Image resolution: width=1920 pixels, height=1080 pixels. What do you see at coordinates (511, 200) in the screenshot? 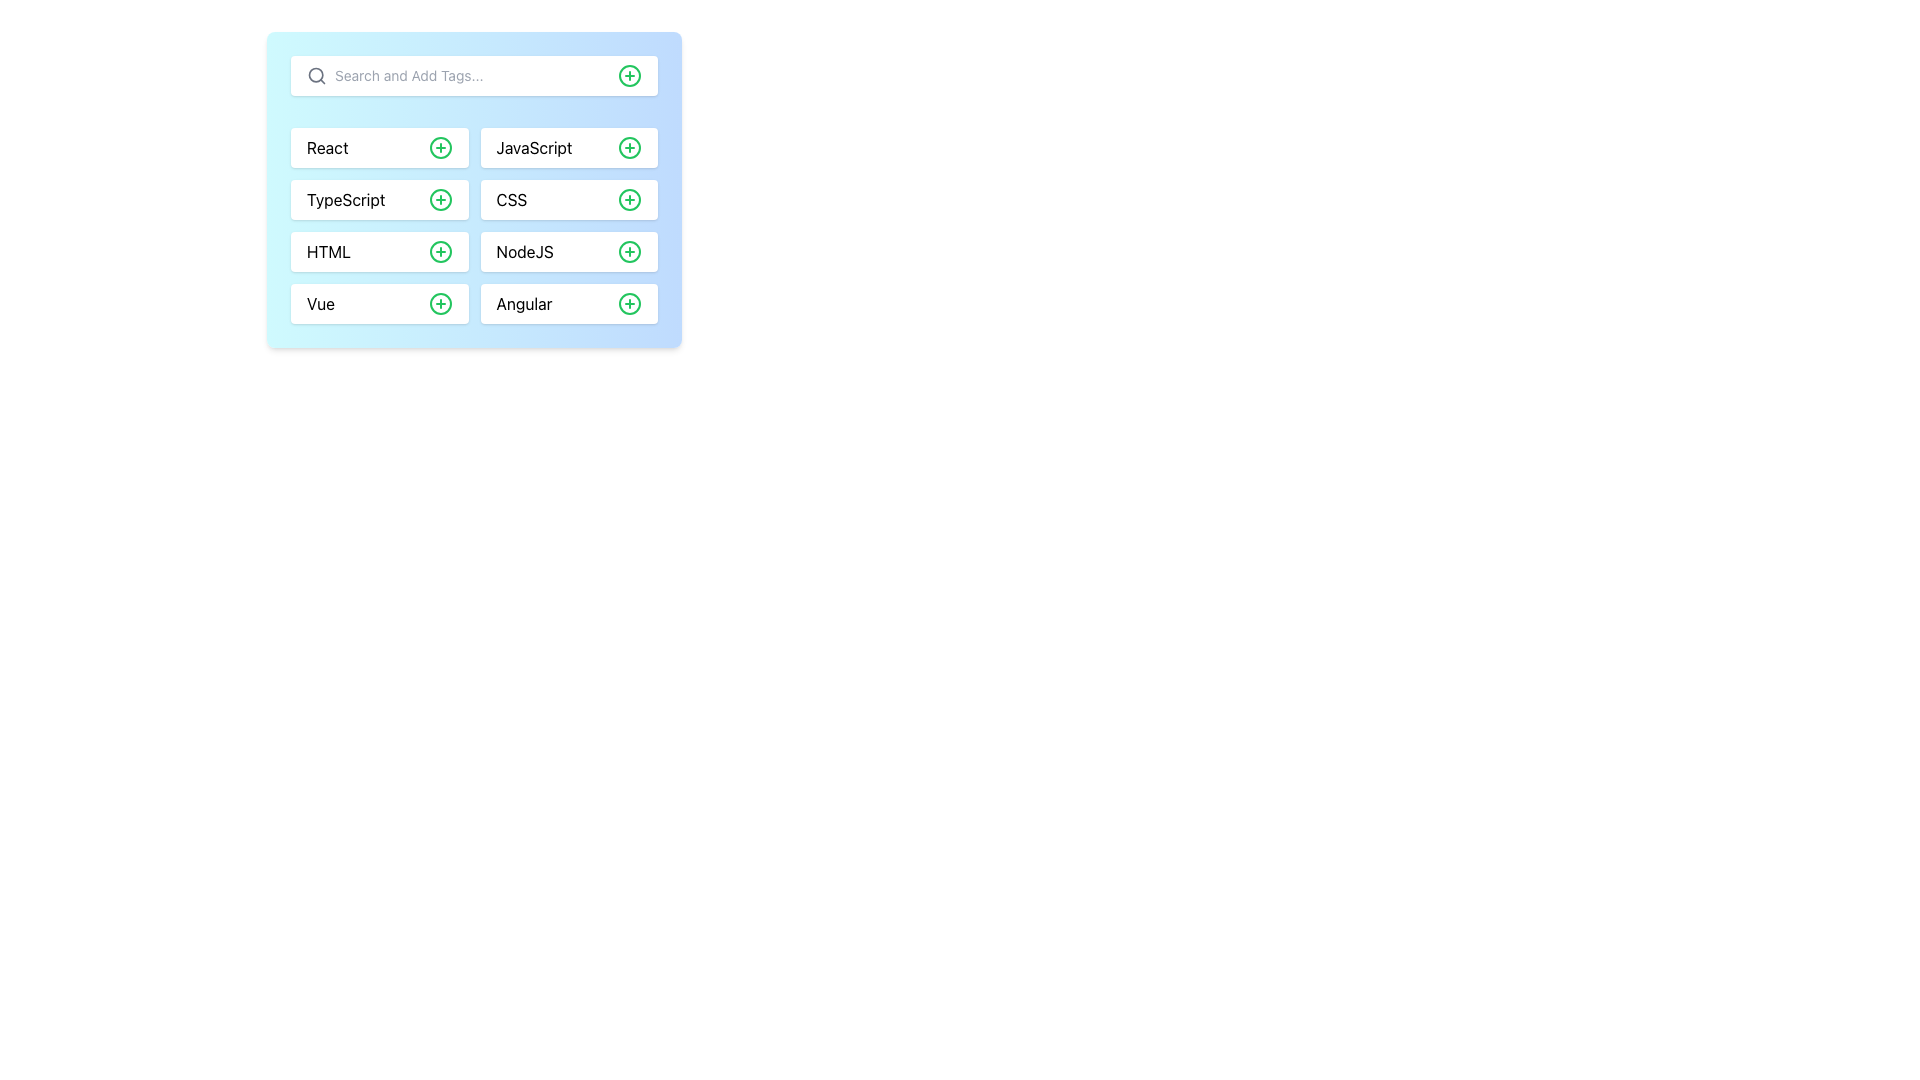
I see `the static text label component that displays 'CSS', which is positioned to the left of an addition icon in the grid layout` at bounding box center [511, 200].